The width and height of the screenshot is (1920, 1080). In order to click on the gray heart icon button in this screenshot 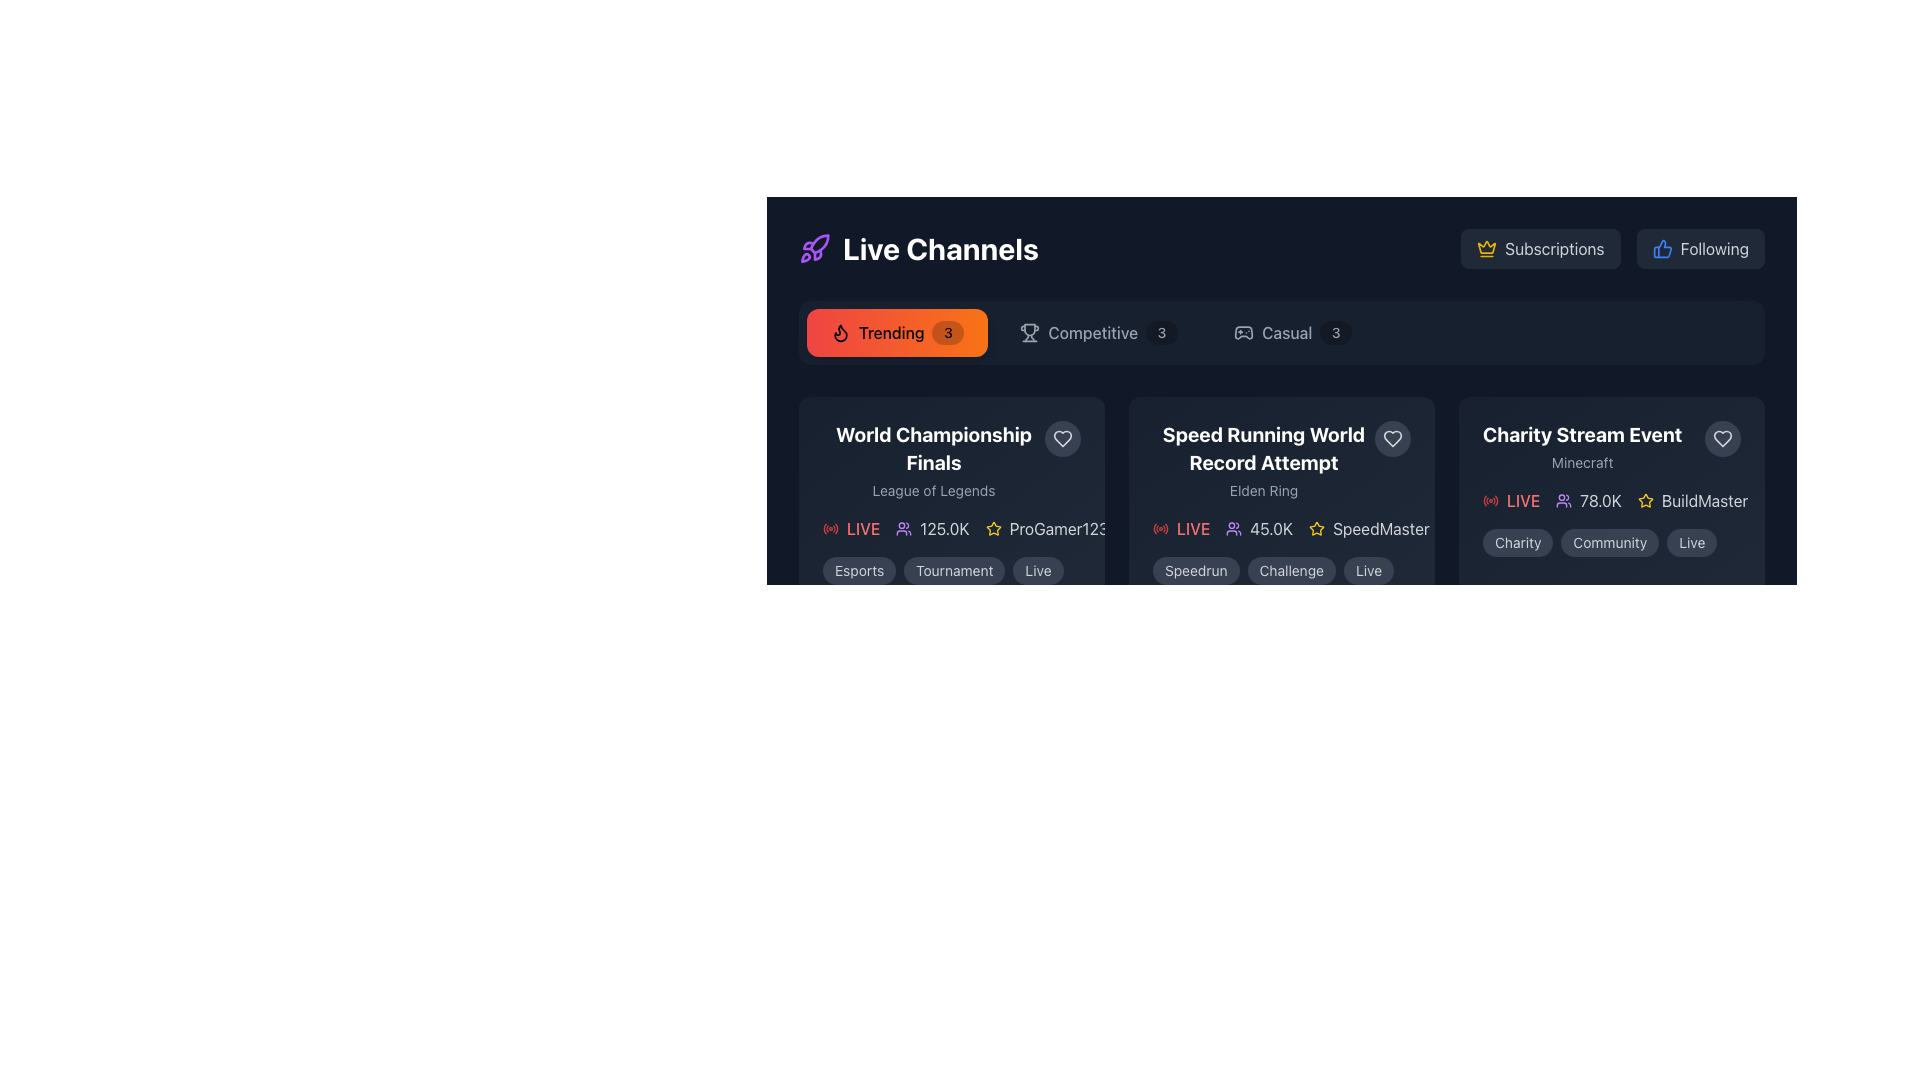, I will do `click(1061, 438)`.